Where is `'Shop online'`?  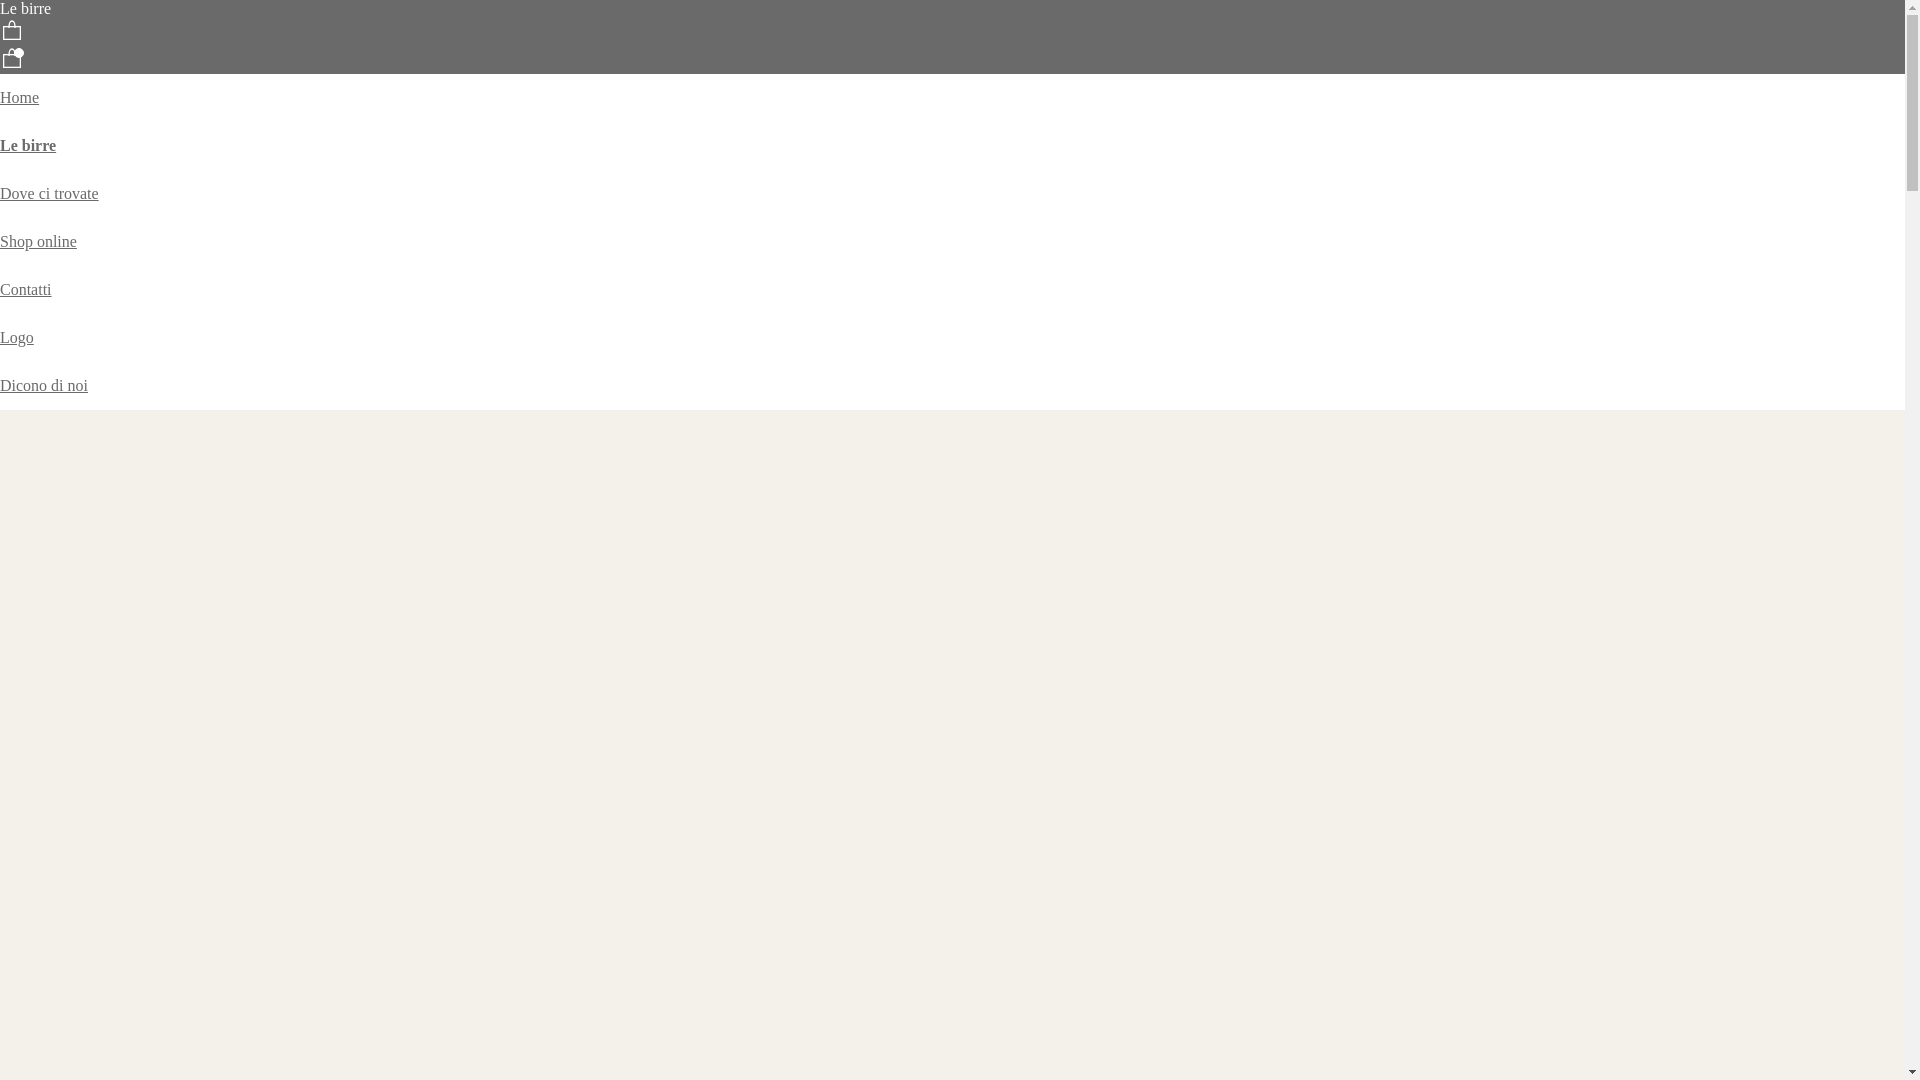 'Shop online' is located at coordinates (0, 240).